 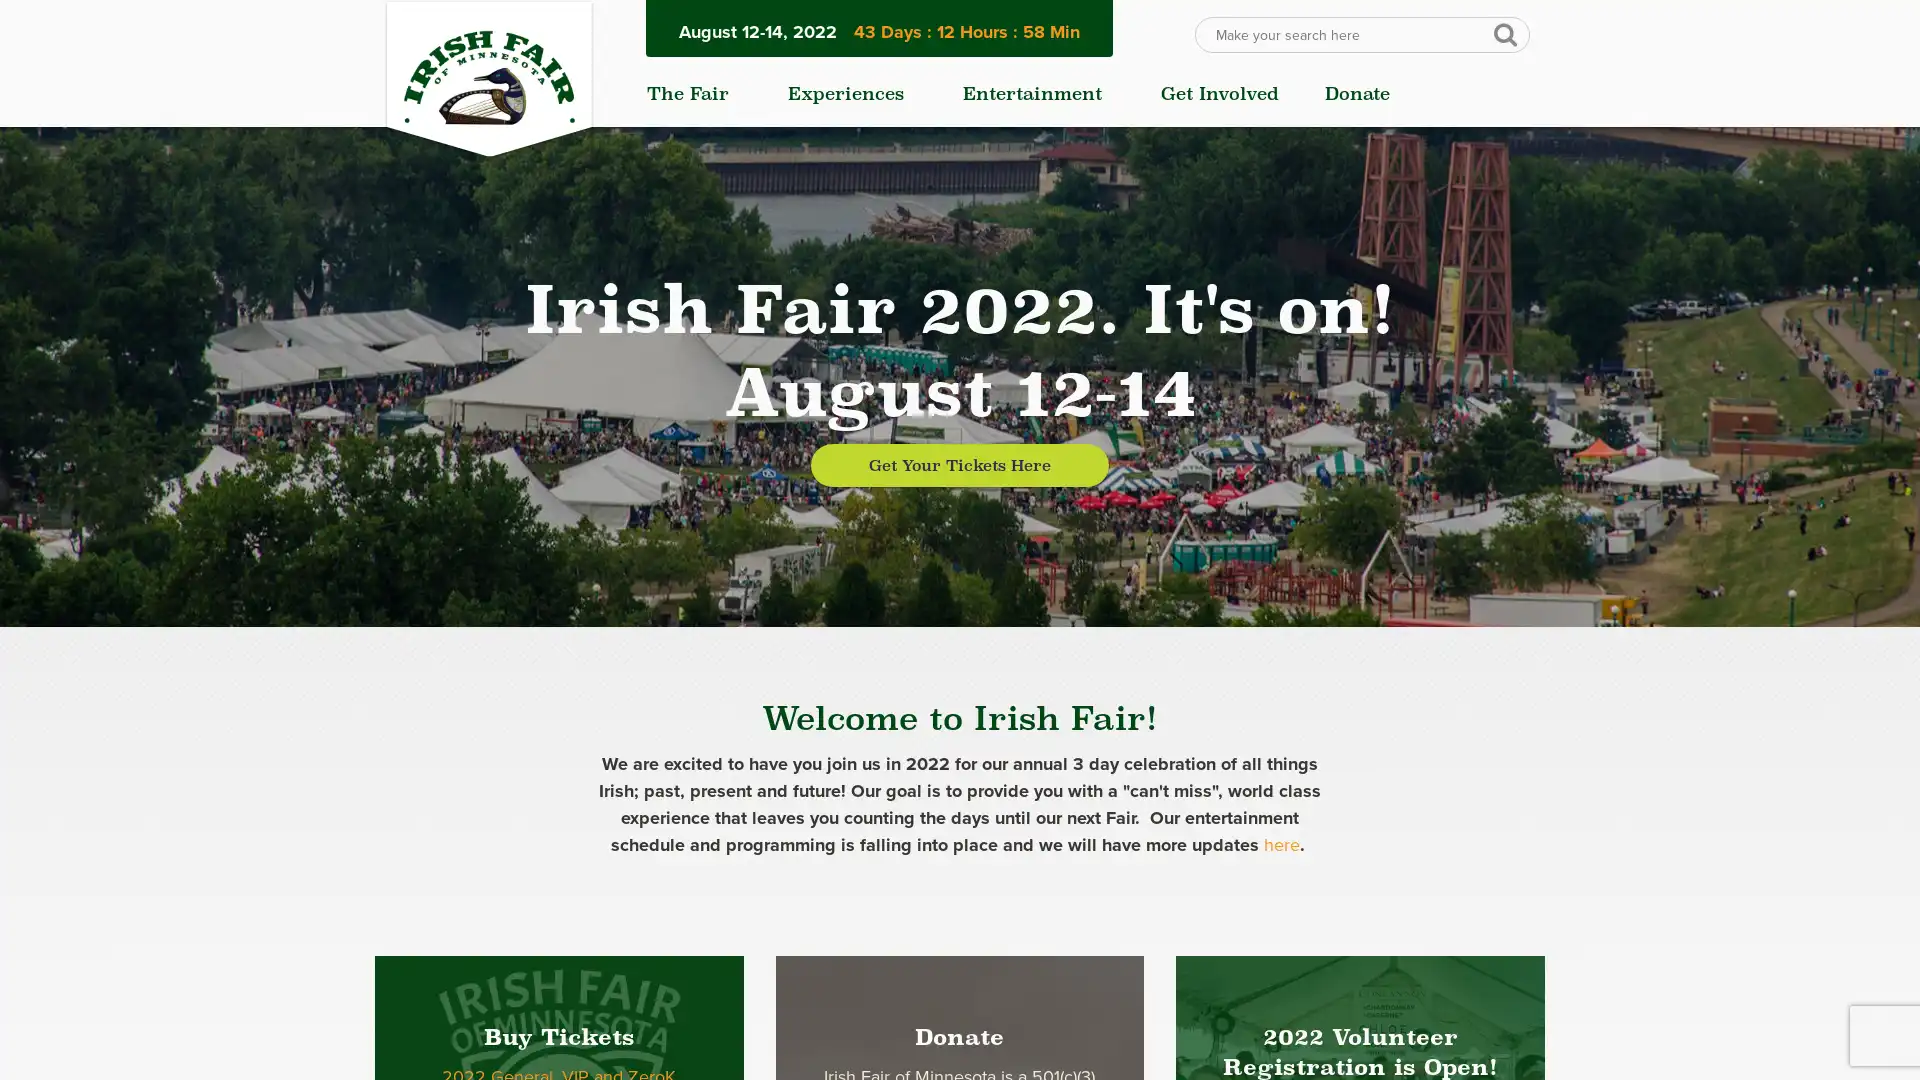 I want to click on Go, so click(x=1504, y=33).